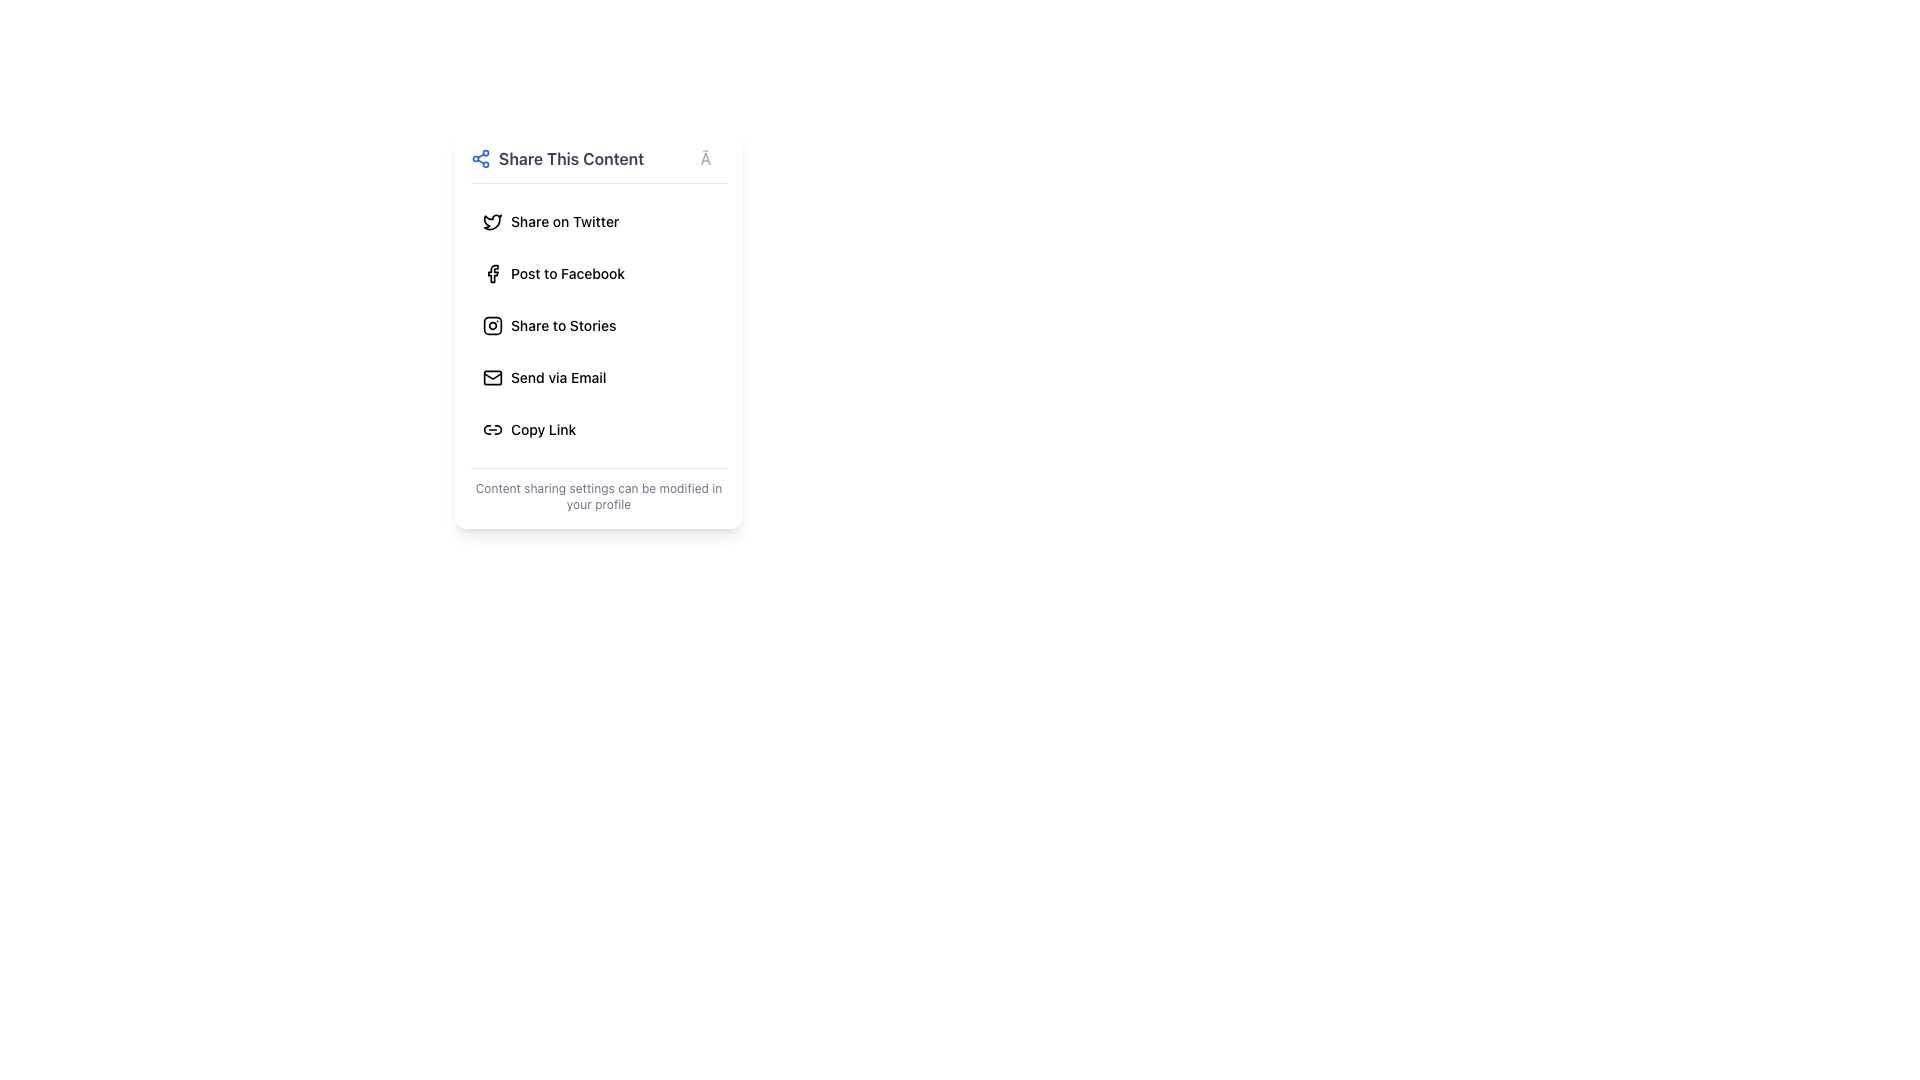 The width and height of the screenshot is (1920, 1080). I want to click on the camera icon located to the left of the text 'Share to Stories' in the horizontal menu, so click(493, 325).